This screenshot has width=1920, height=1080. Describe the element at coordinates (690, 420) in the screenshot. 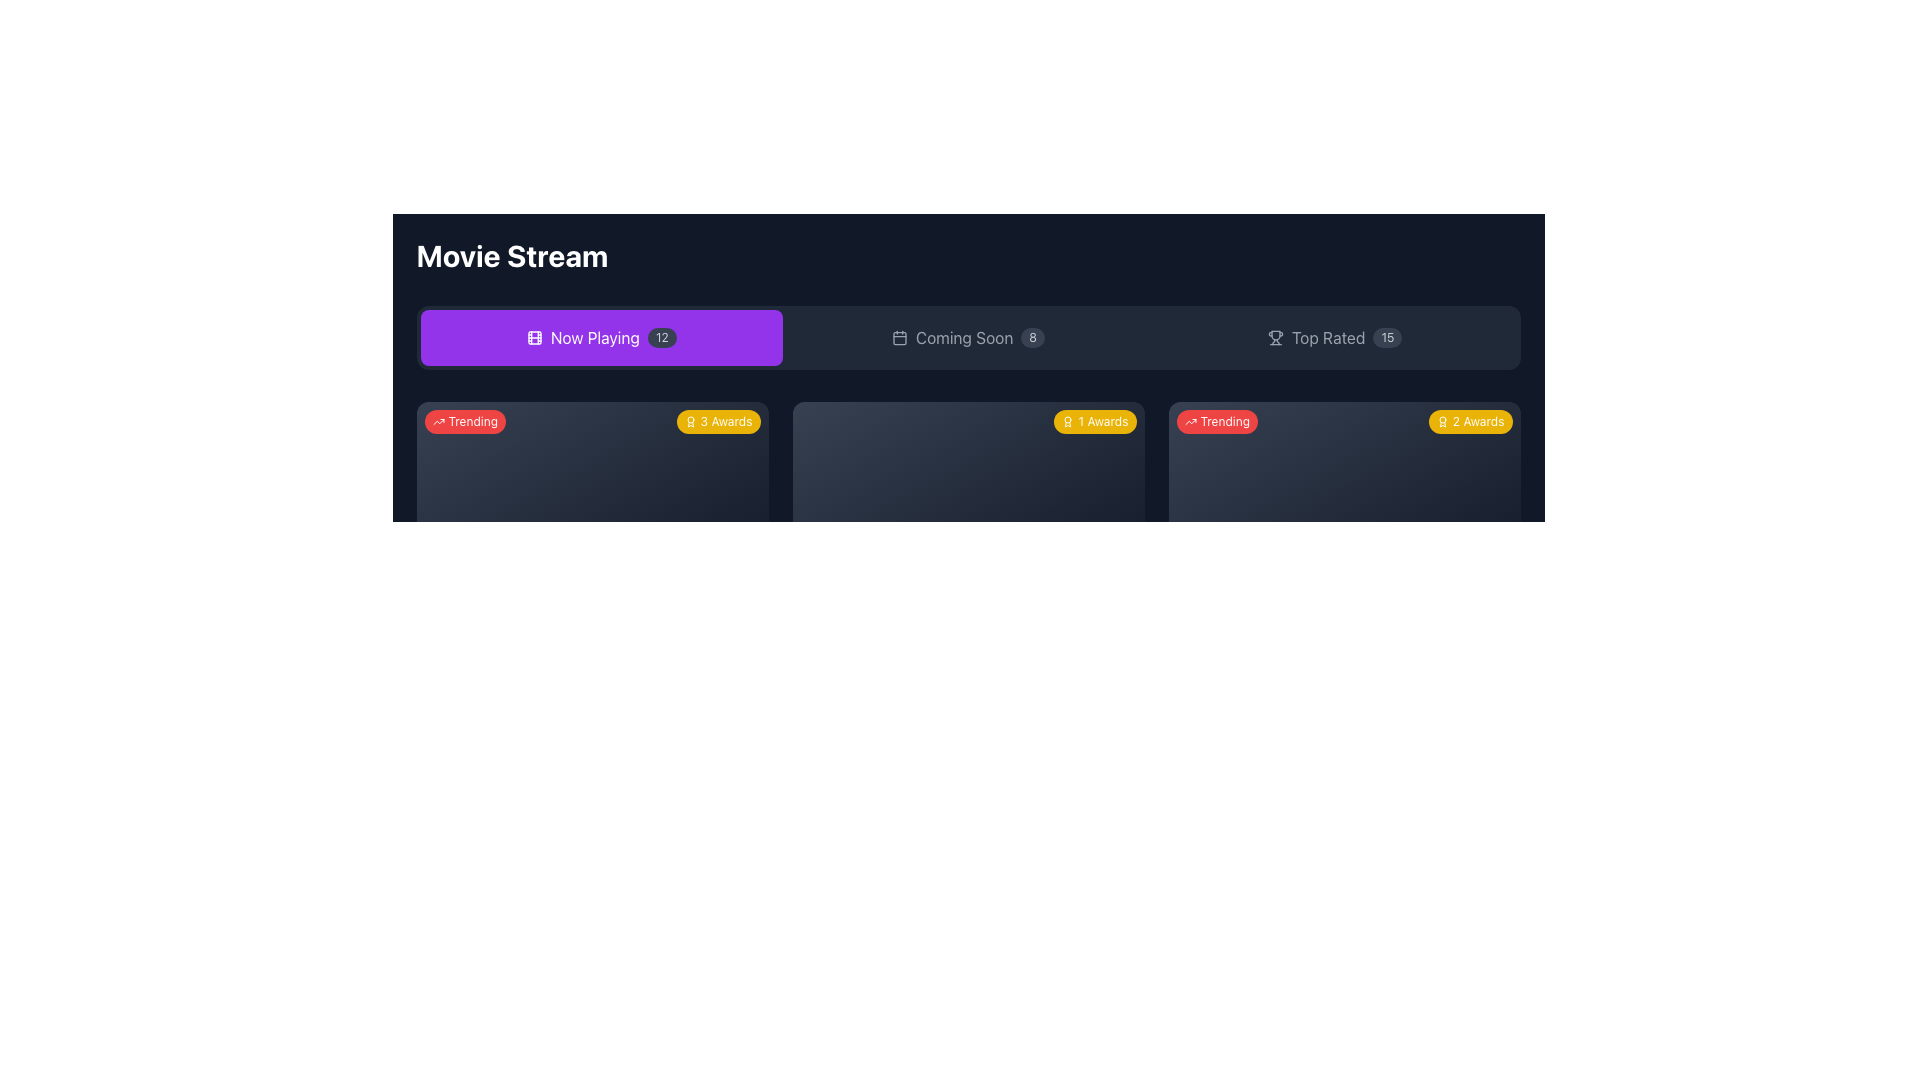

I see `the Decorative icon that signifies awards within the '3 Awards' badge located in the upper-right corner of the yellow badge` at that location.